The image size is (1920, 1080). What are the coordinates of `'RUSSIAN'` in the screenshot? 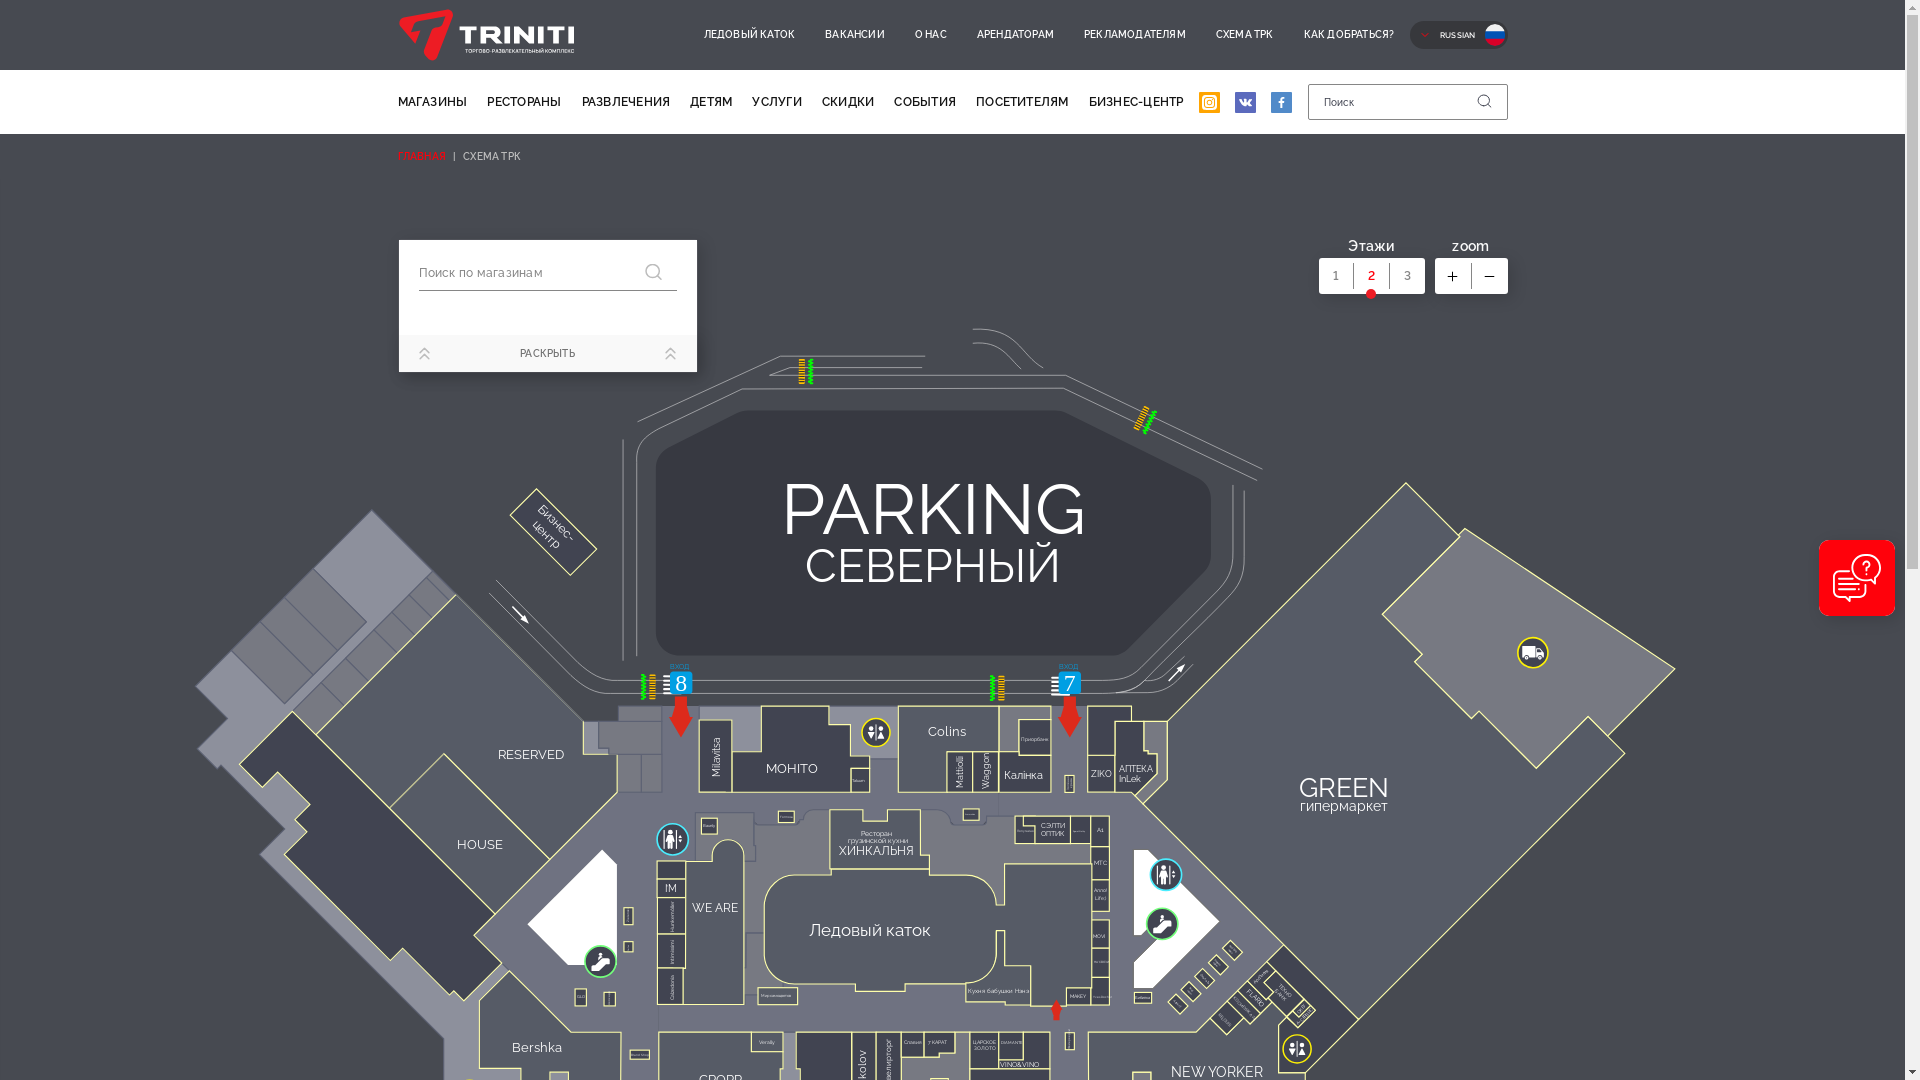 It's located at (1459, 34).